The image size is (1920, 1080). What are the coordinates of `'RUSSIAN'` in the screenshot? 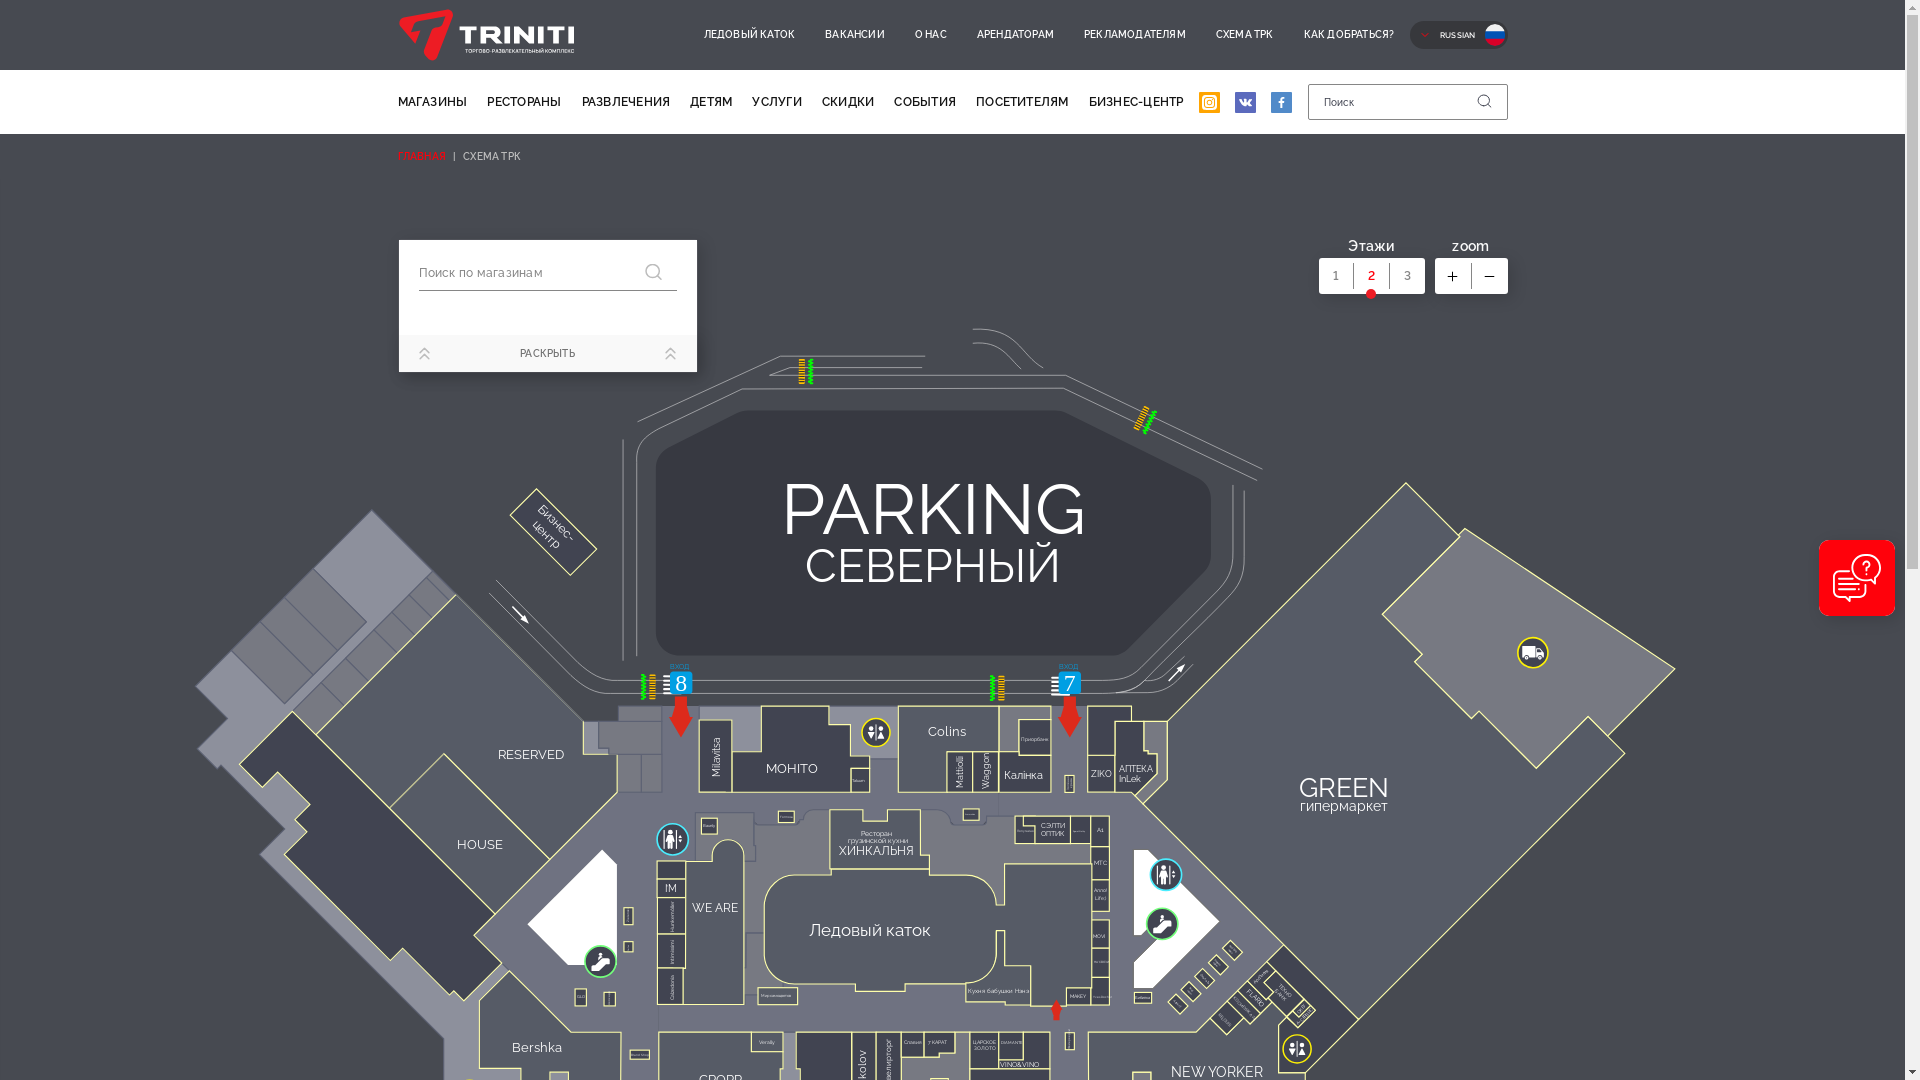 It's located at (1459, 34).